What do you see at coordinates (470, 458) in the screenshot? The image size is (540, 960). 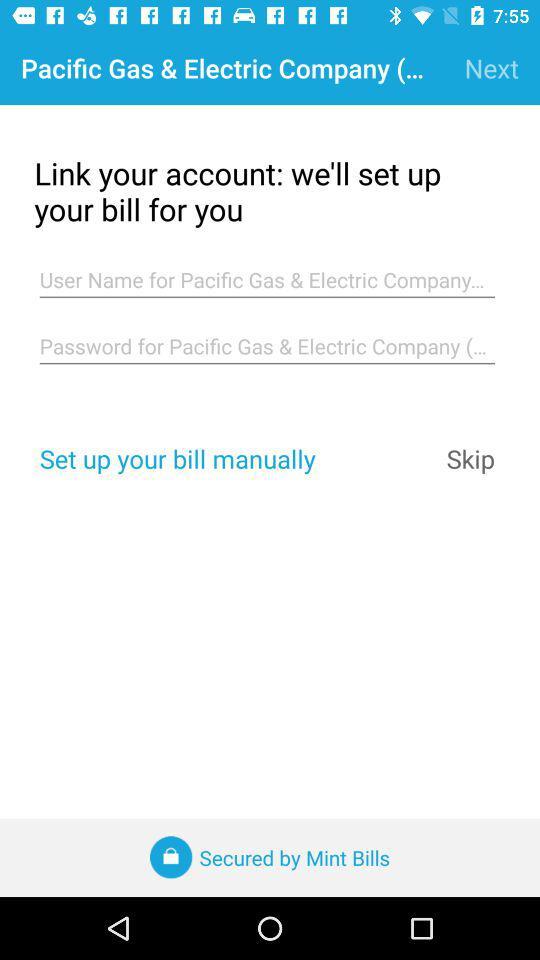 I see `skip icon` at bounding box center [470, 458].